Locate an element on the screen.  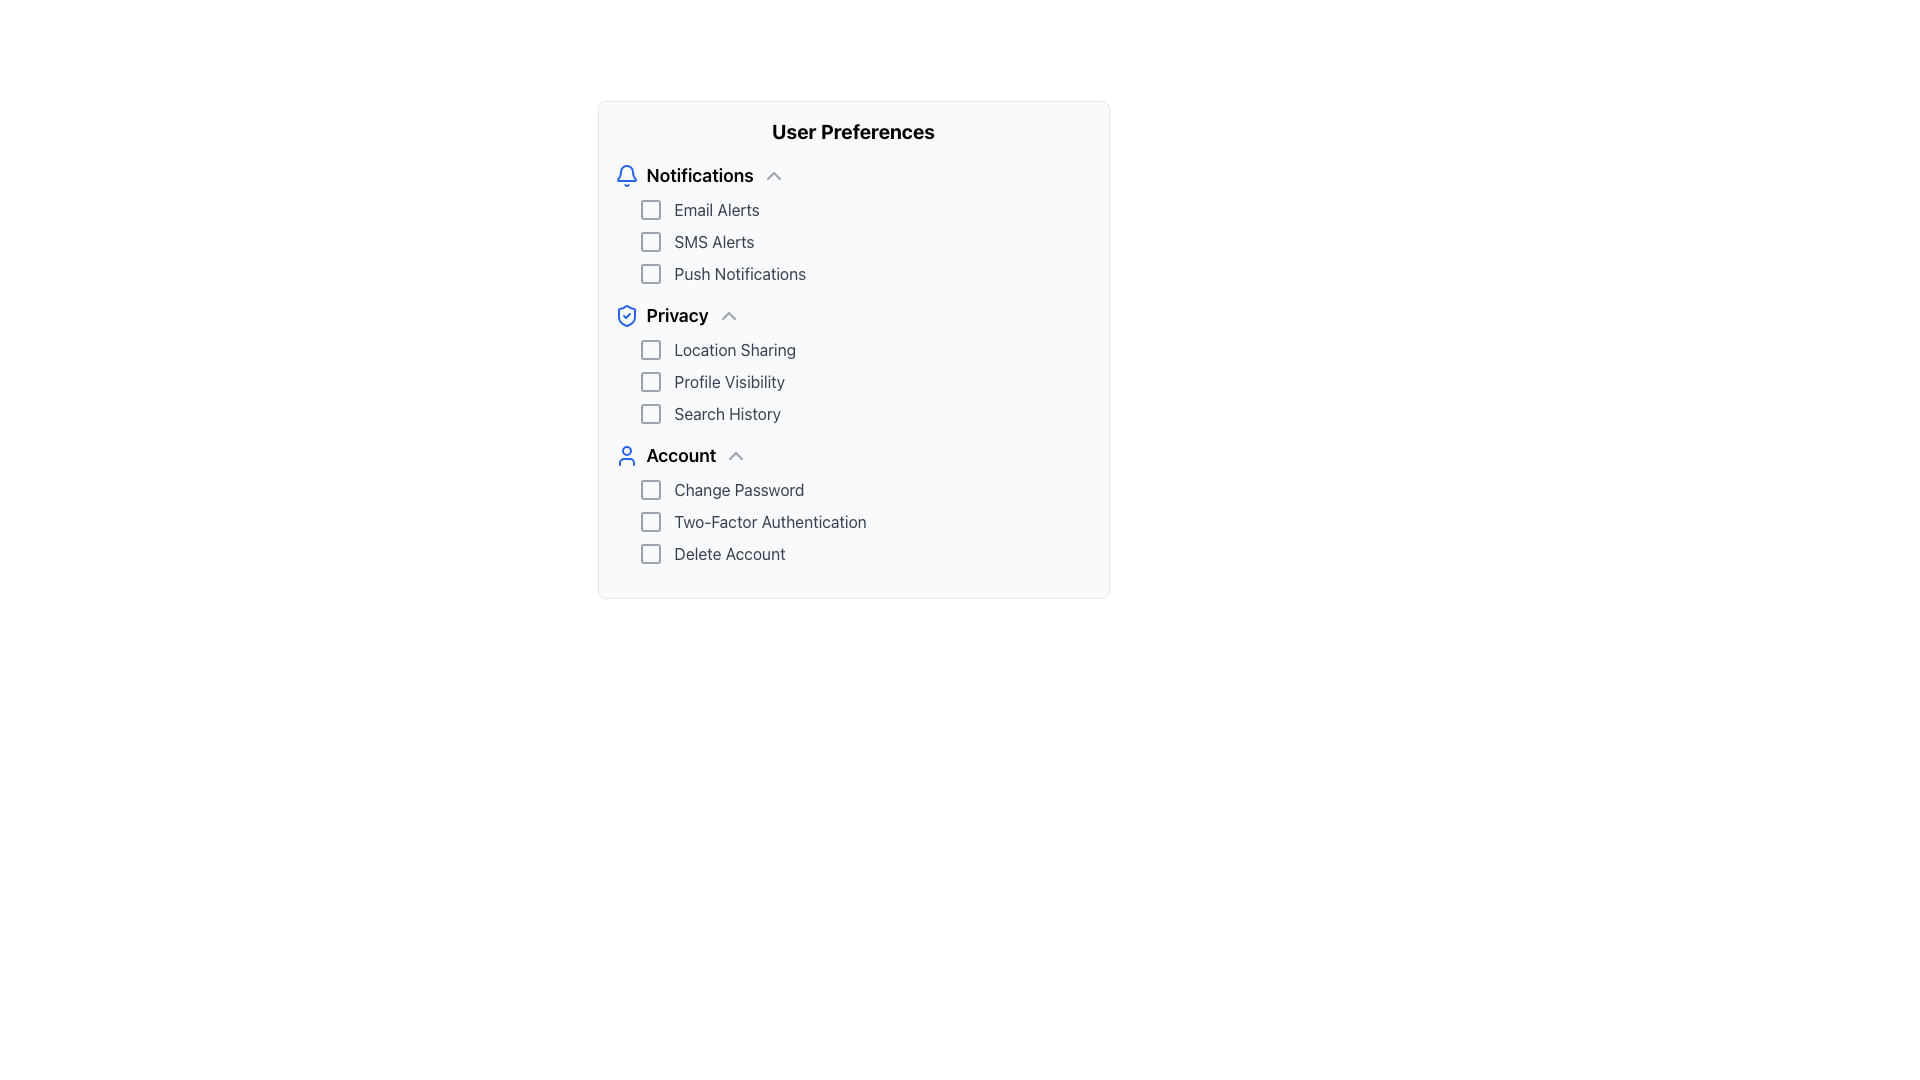
the 'Push Notifications' checkbox located in the lower left quarter of the interface is located at coordinates (865, 273).